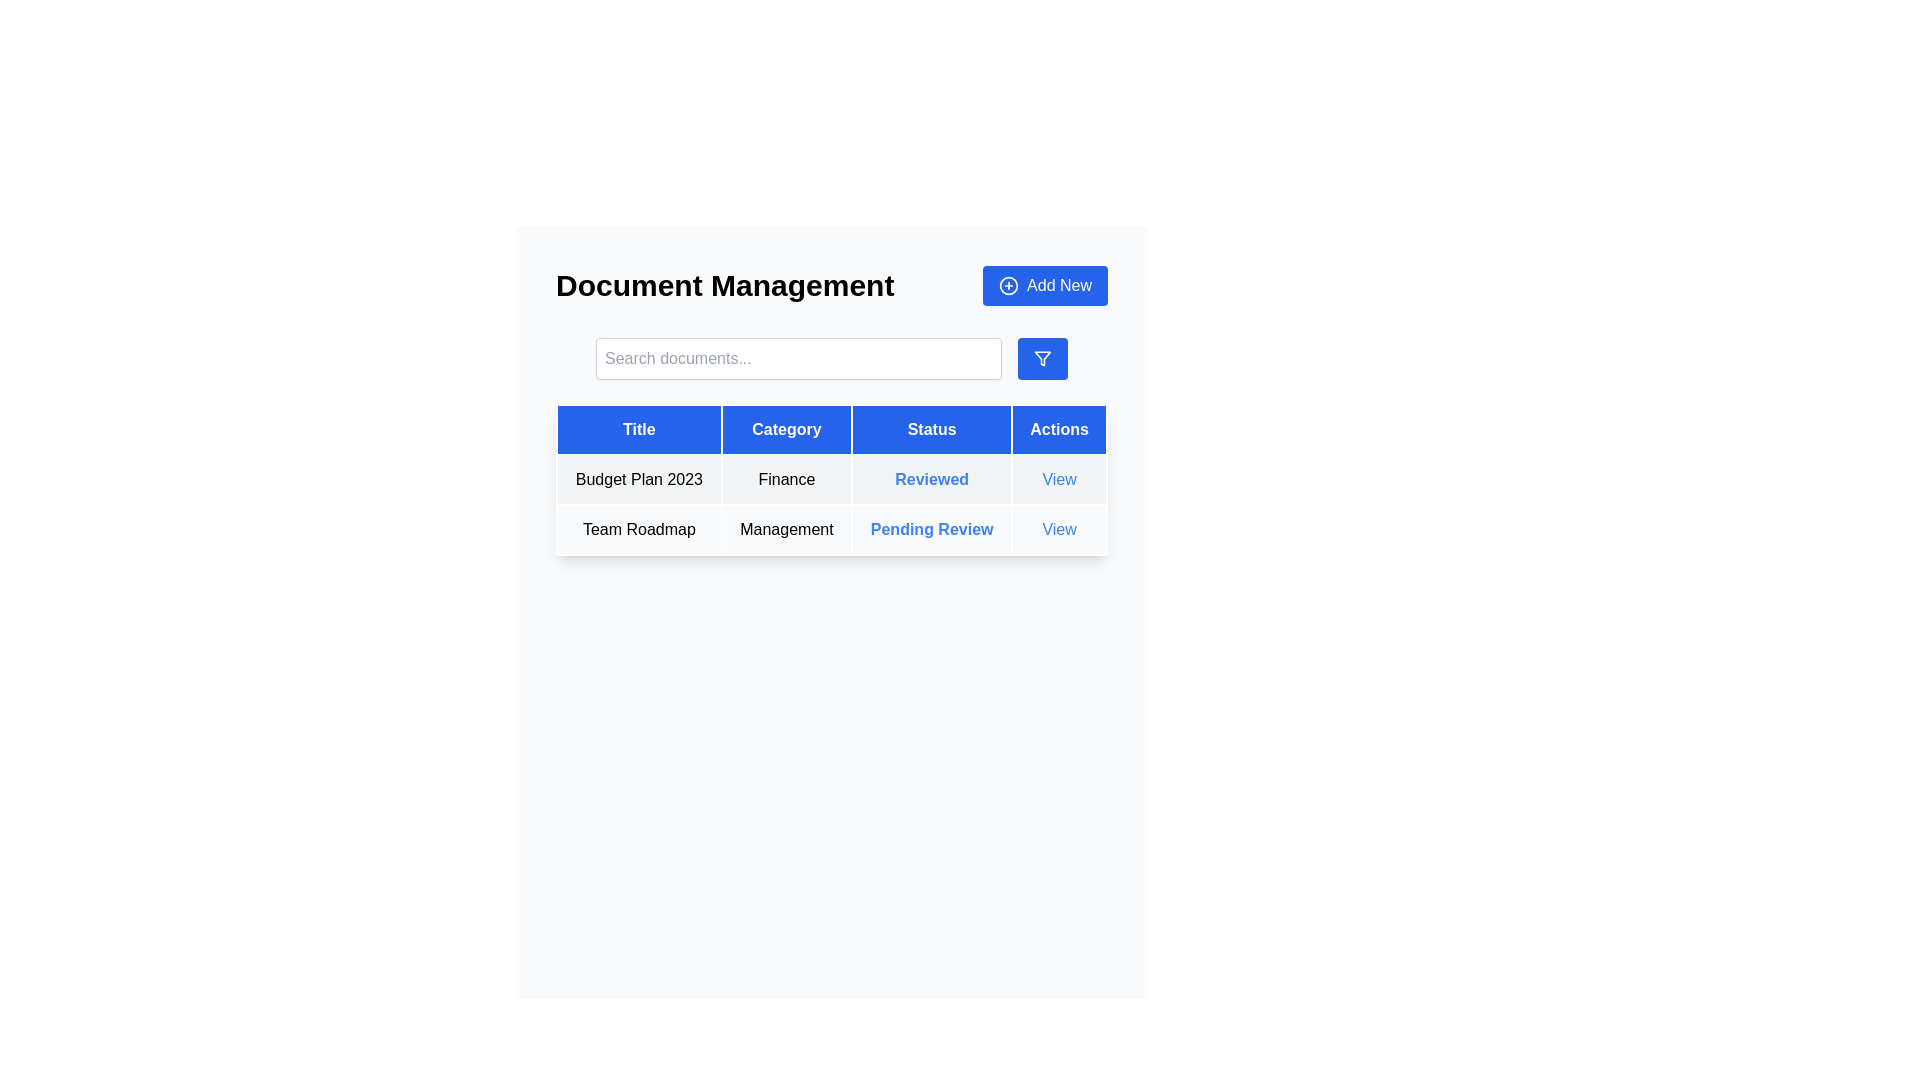 The width and height of the screenshot is (1920, 1080). Describe the element at coordinates (786, 479) in the screenshot. I see `the text label displaying 'Finance' located under the 'Category' column in the first row of the table grid` at that location.